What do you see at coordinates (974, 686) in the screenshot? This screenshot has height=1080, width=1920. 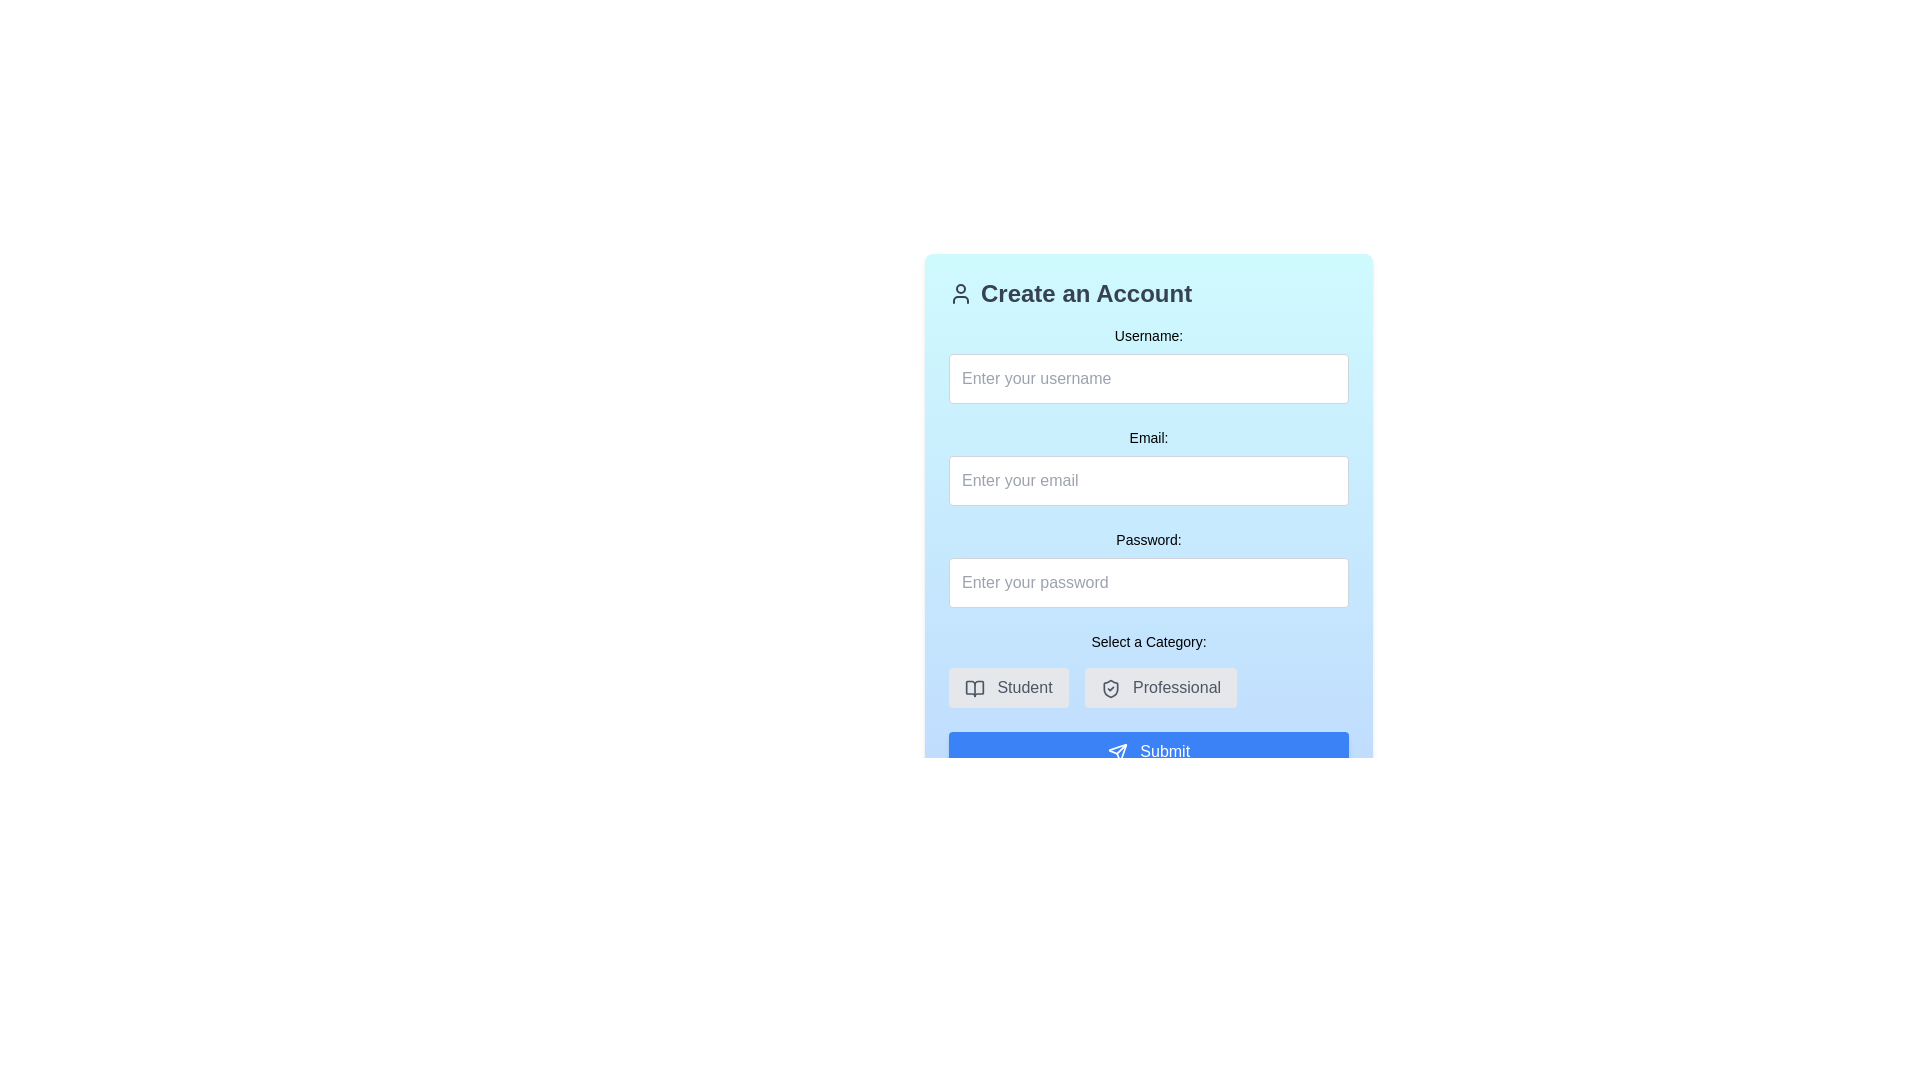 I see `the 'Student' category icon located at the bottom left of the form within its button` at bounding box center [974, 686].